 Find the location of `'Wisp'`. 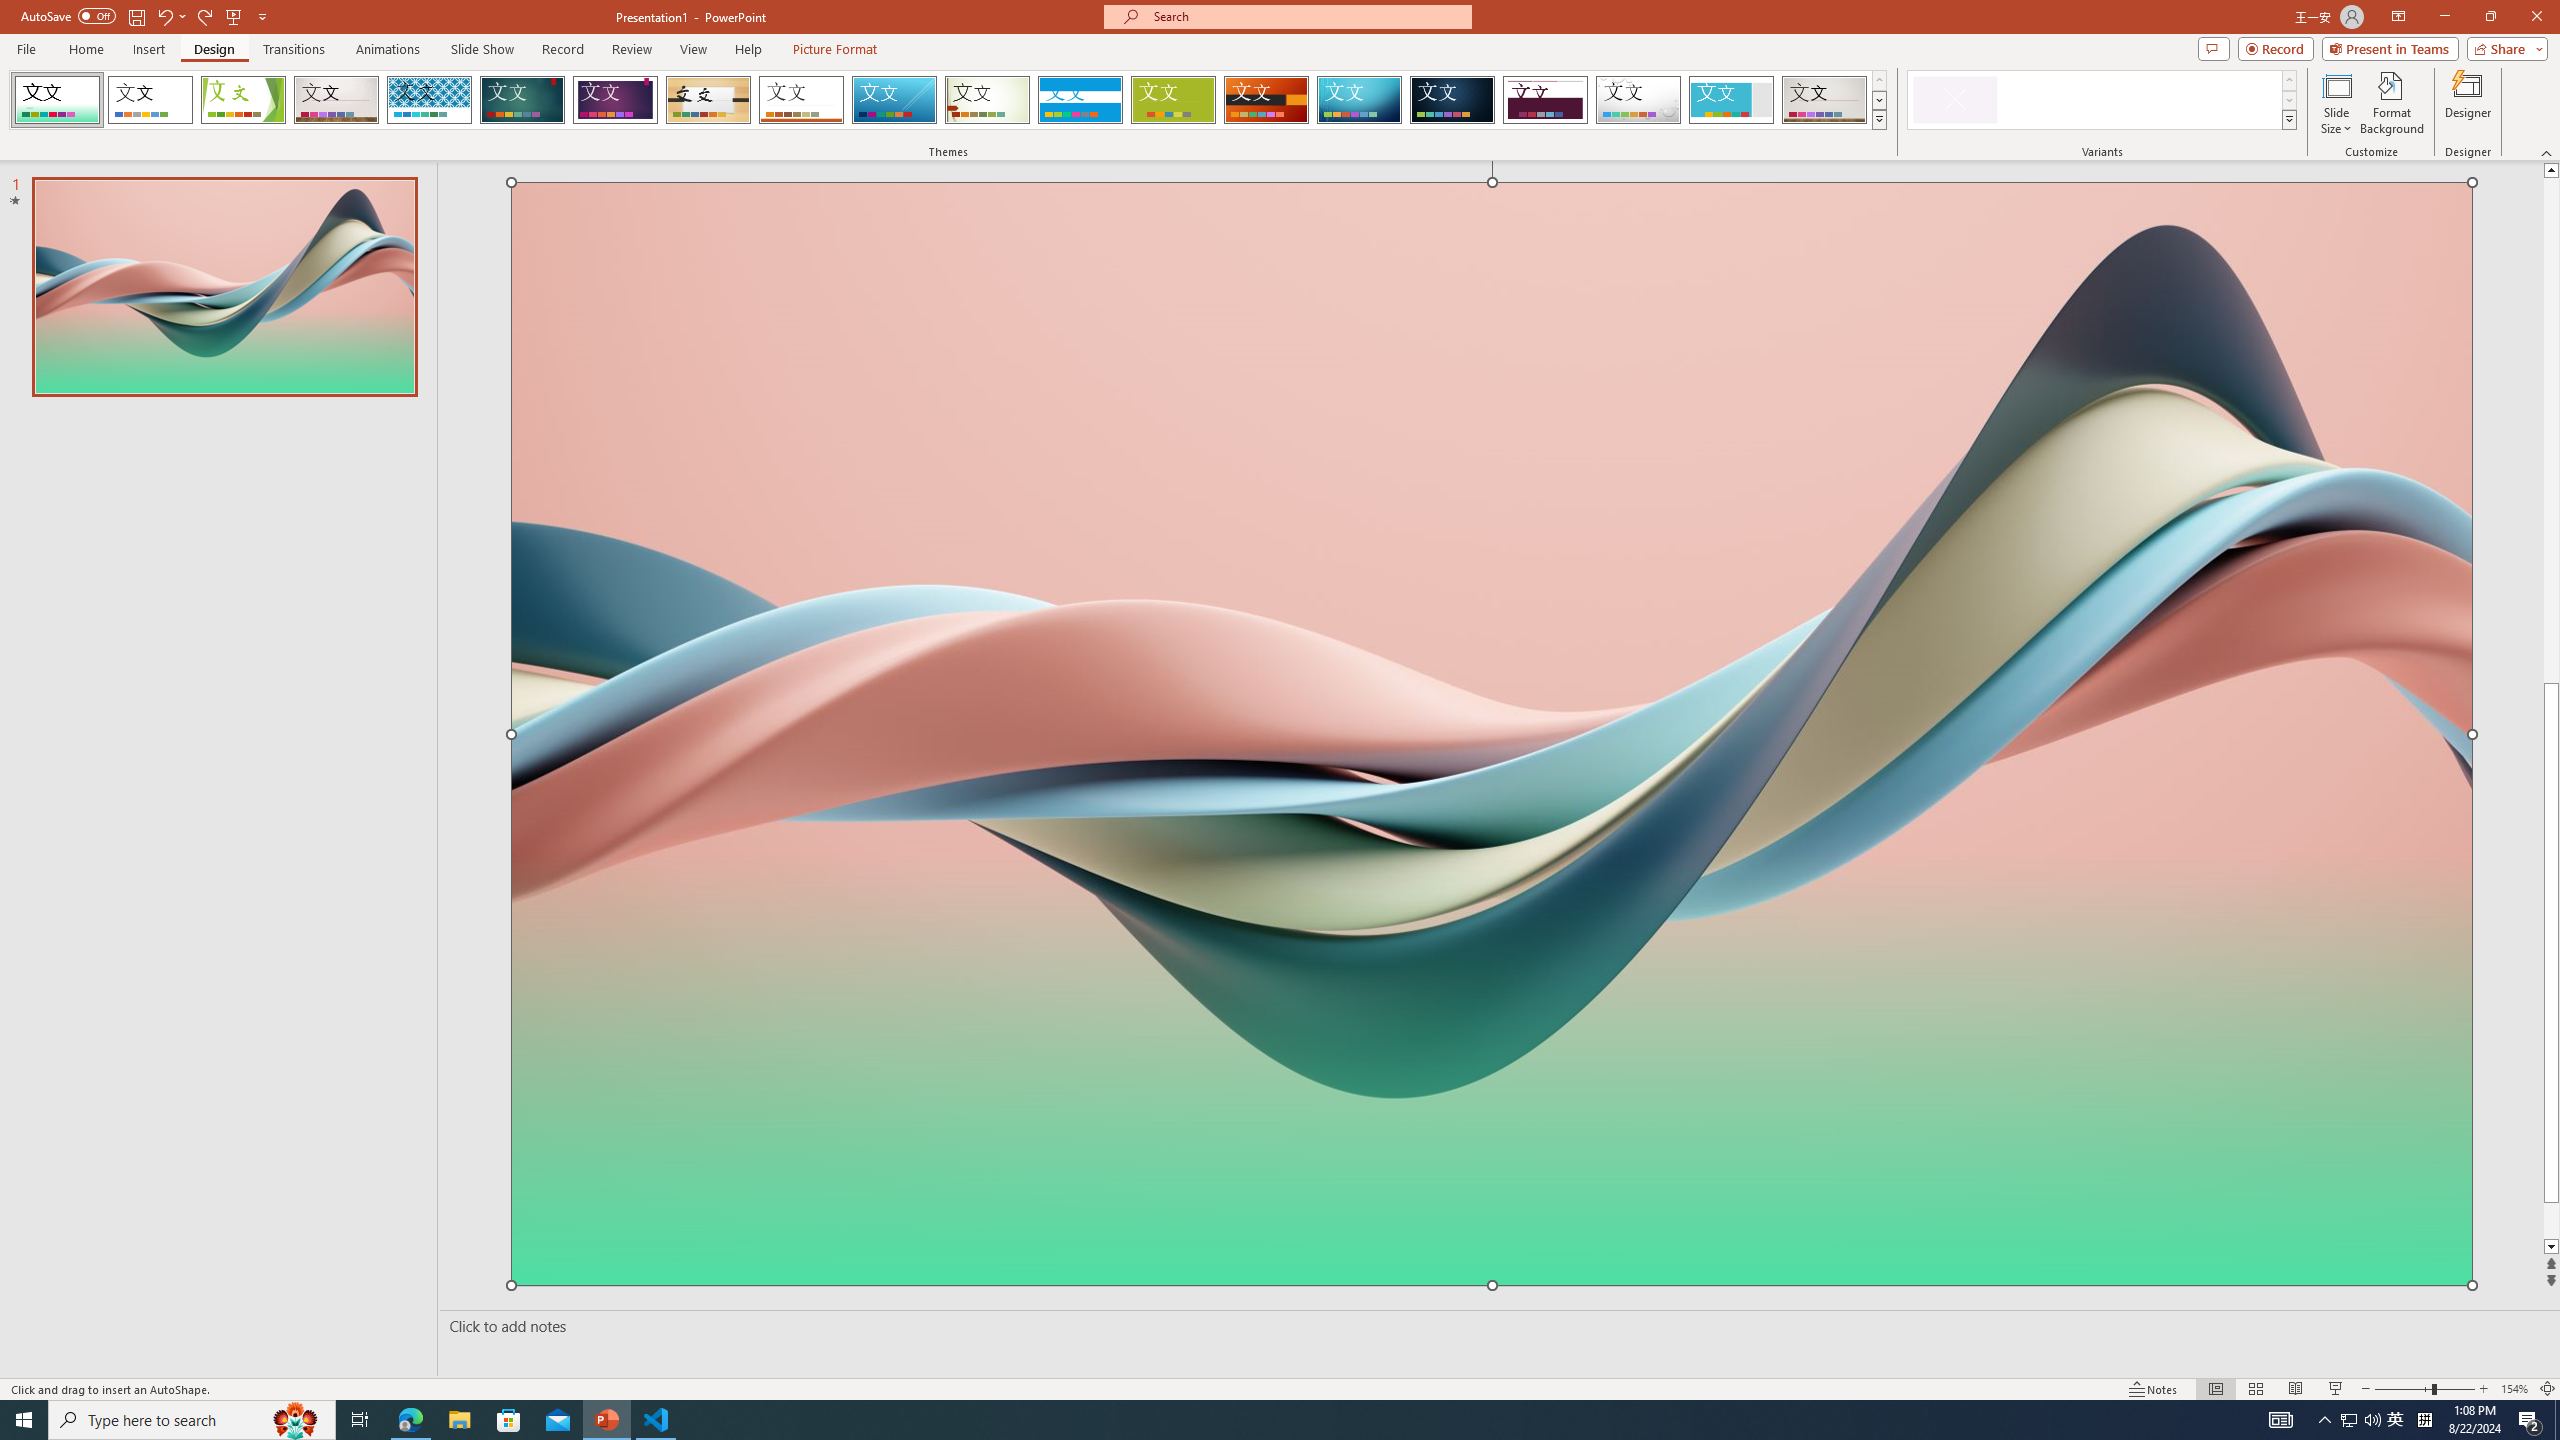

'Wisp' is located at coordinates (987, 99).